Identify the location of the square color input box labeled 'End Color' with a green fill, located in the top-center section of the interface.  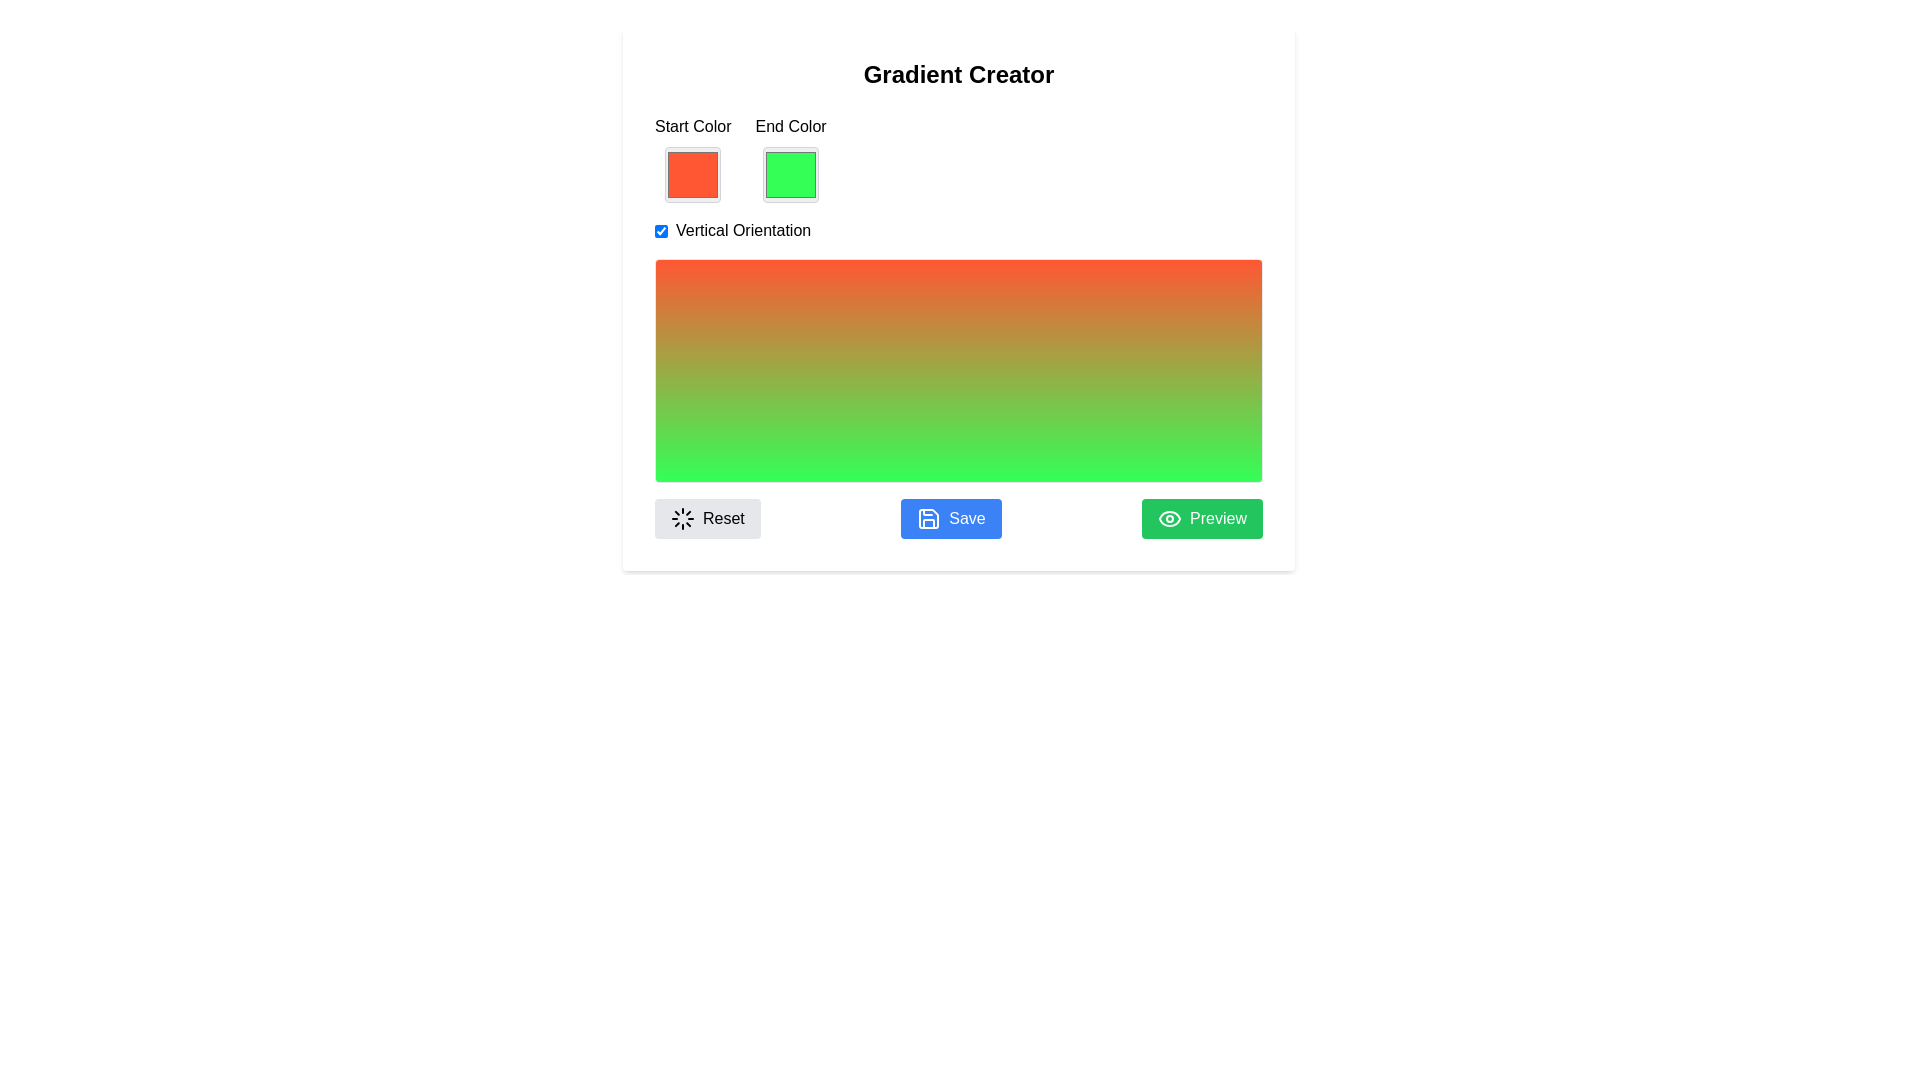
(790, 157).